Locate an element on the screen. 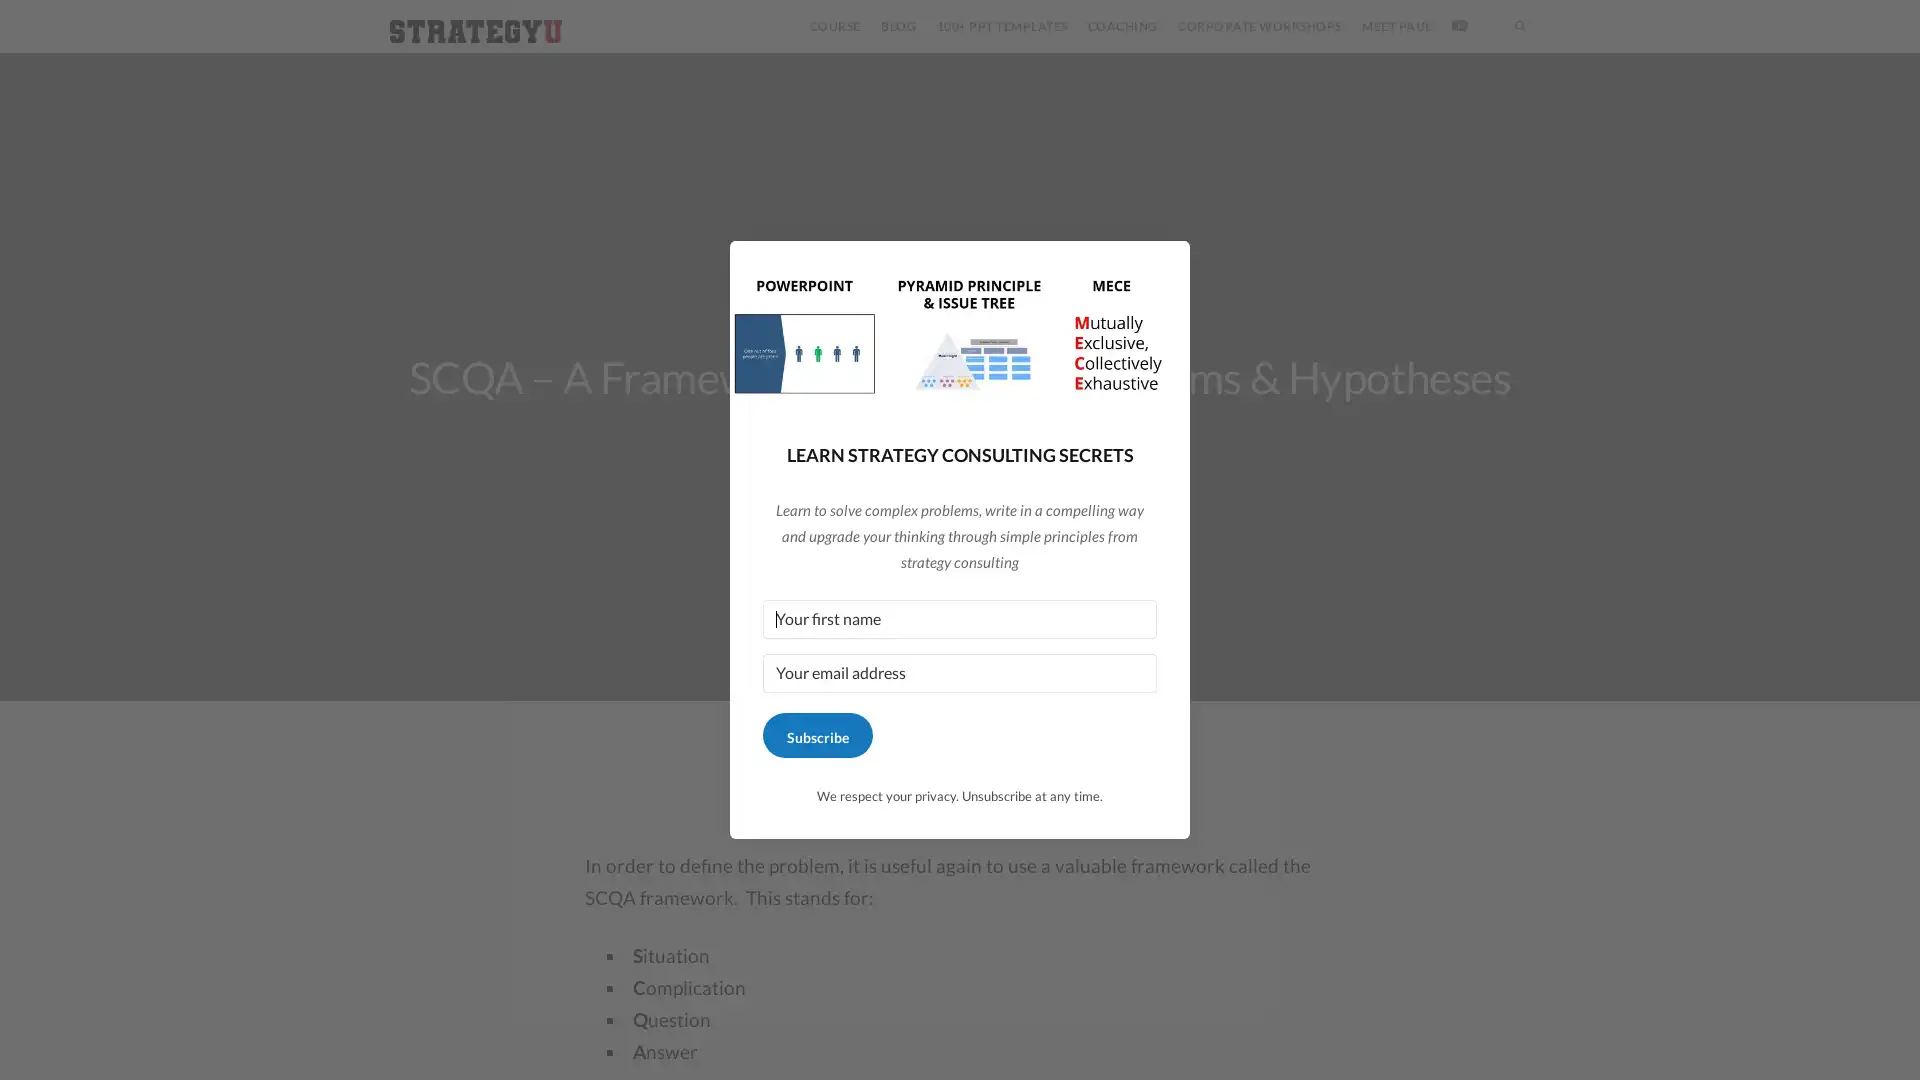 This screenshot has height=1080, width=1920. Close is located at coordinates (1166, 278).